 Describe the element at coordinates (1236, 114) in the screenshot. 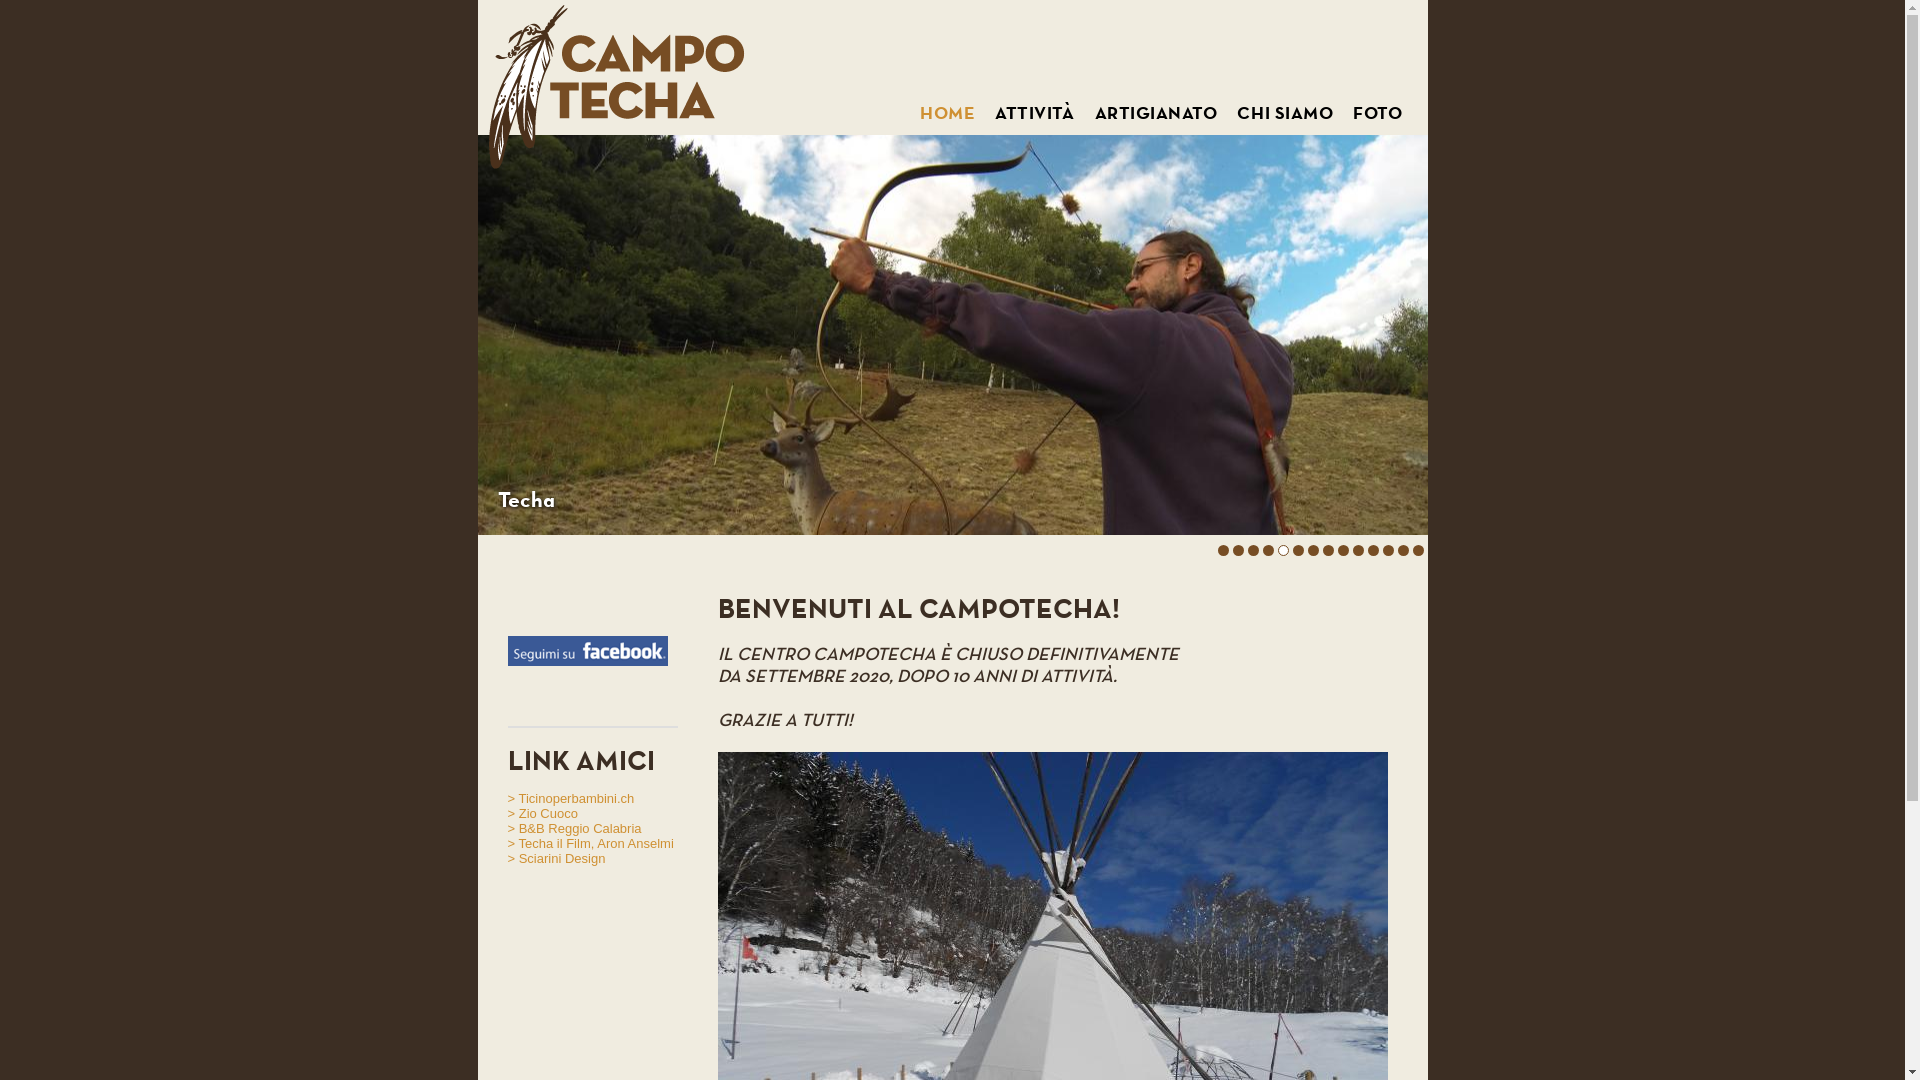

I see `'CHI SIAMO'` at that location.